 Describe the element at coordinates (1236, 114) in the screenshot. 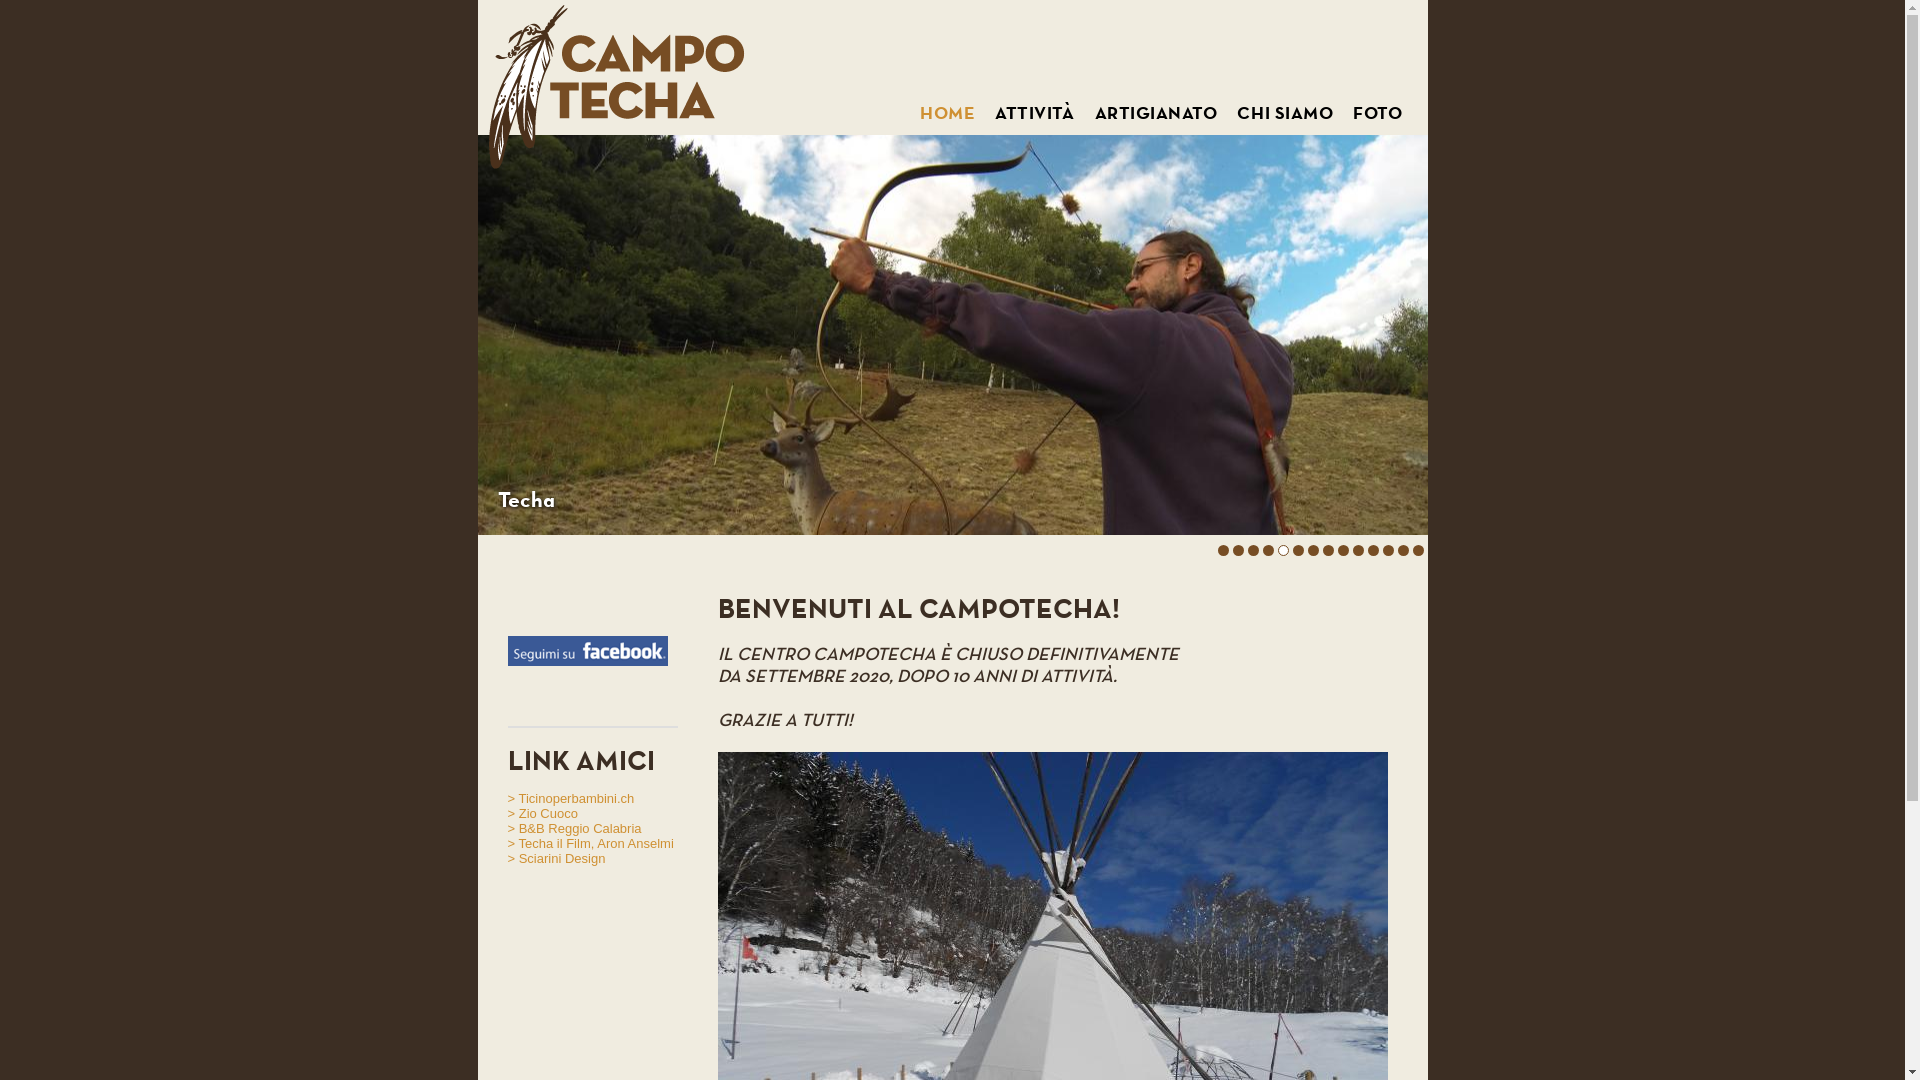

I see `'CHI SIAMO'` at that location.